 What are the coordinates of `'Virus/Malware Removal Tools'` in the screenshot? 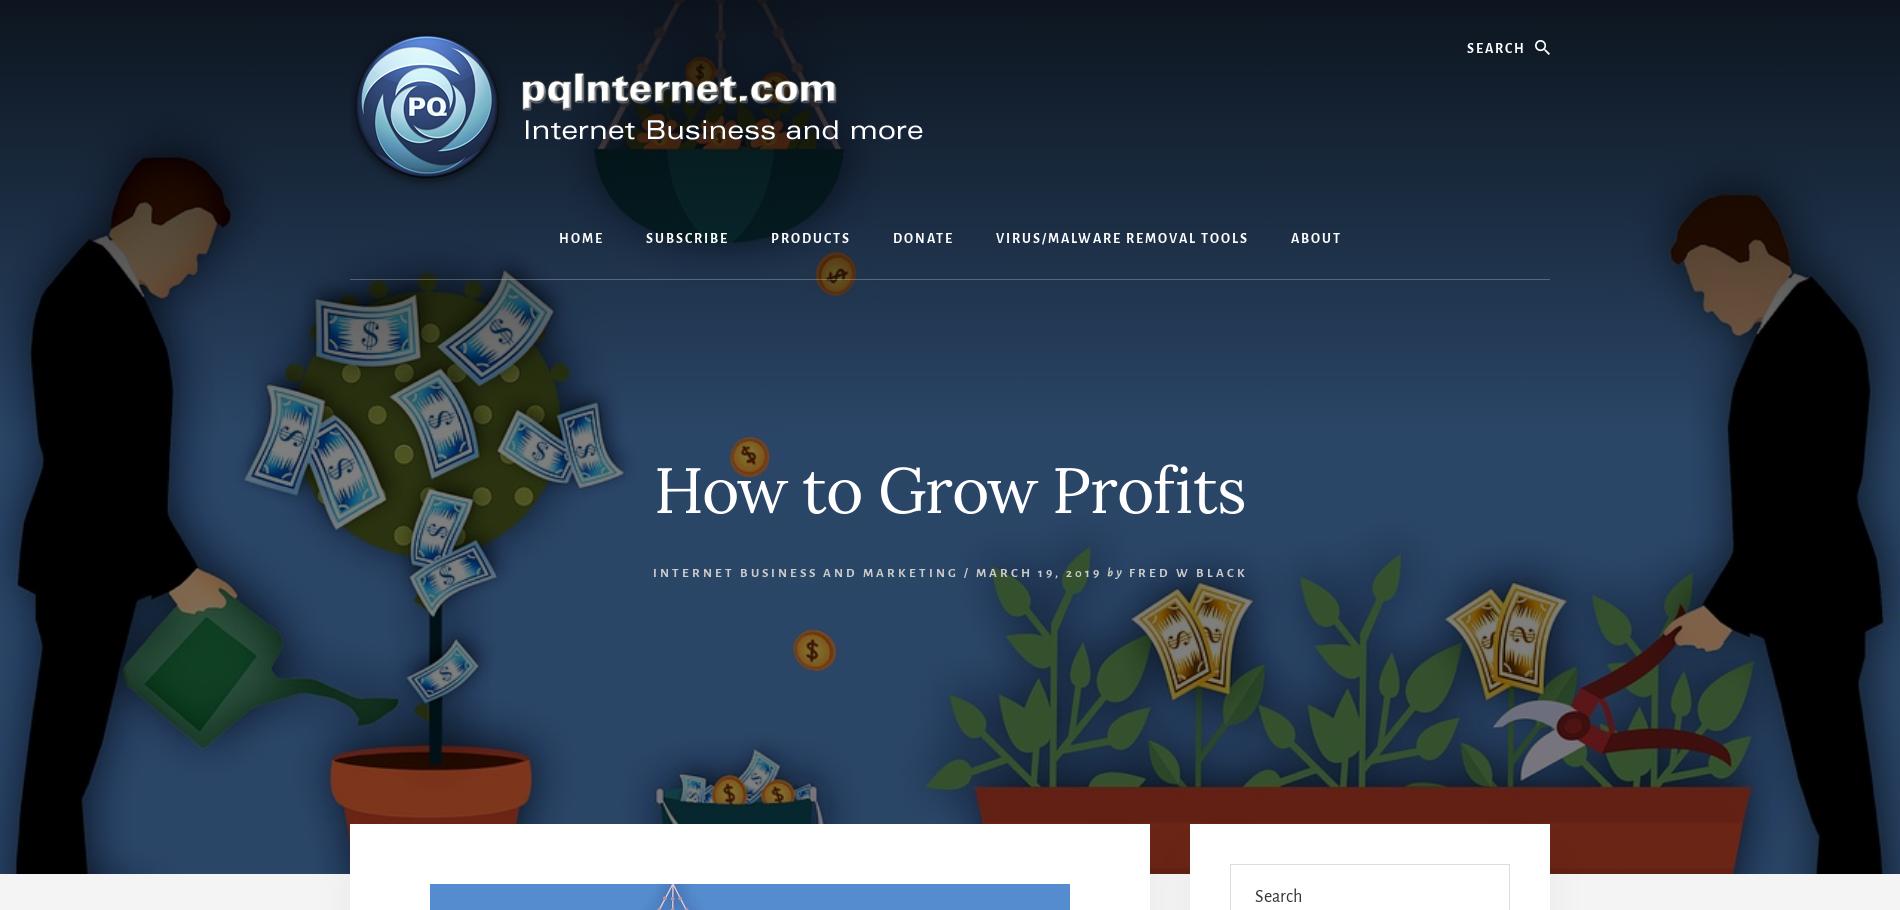 It's located at (995, 238).